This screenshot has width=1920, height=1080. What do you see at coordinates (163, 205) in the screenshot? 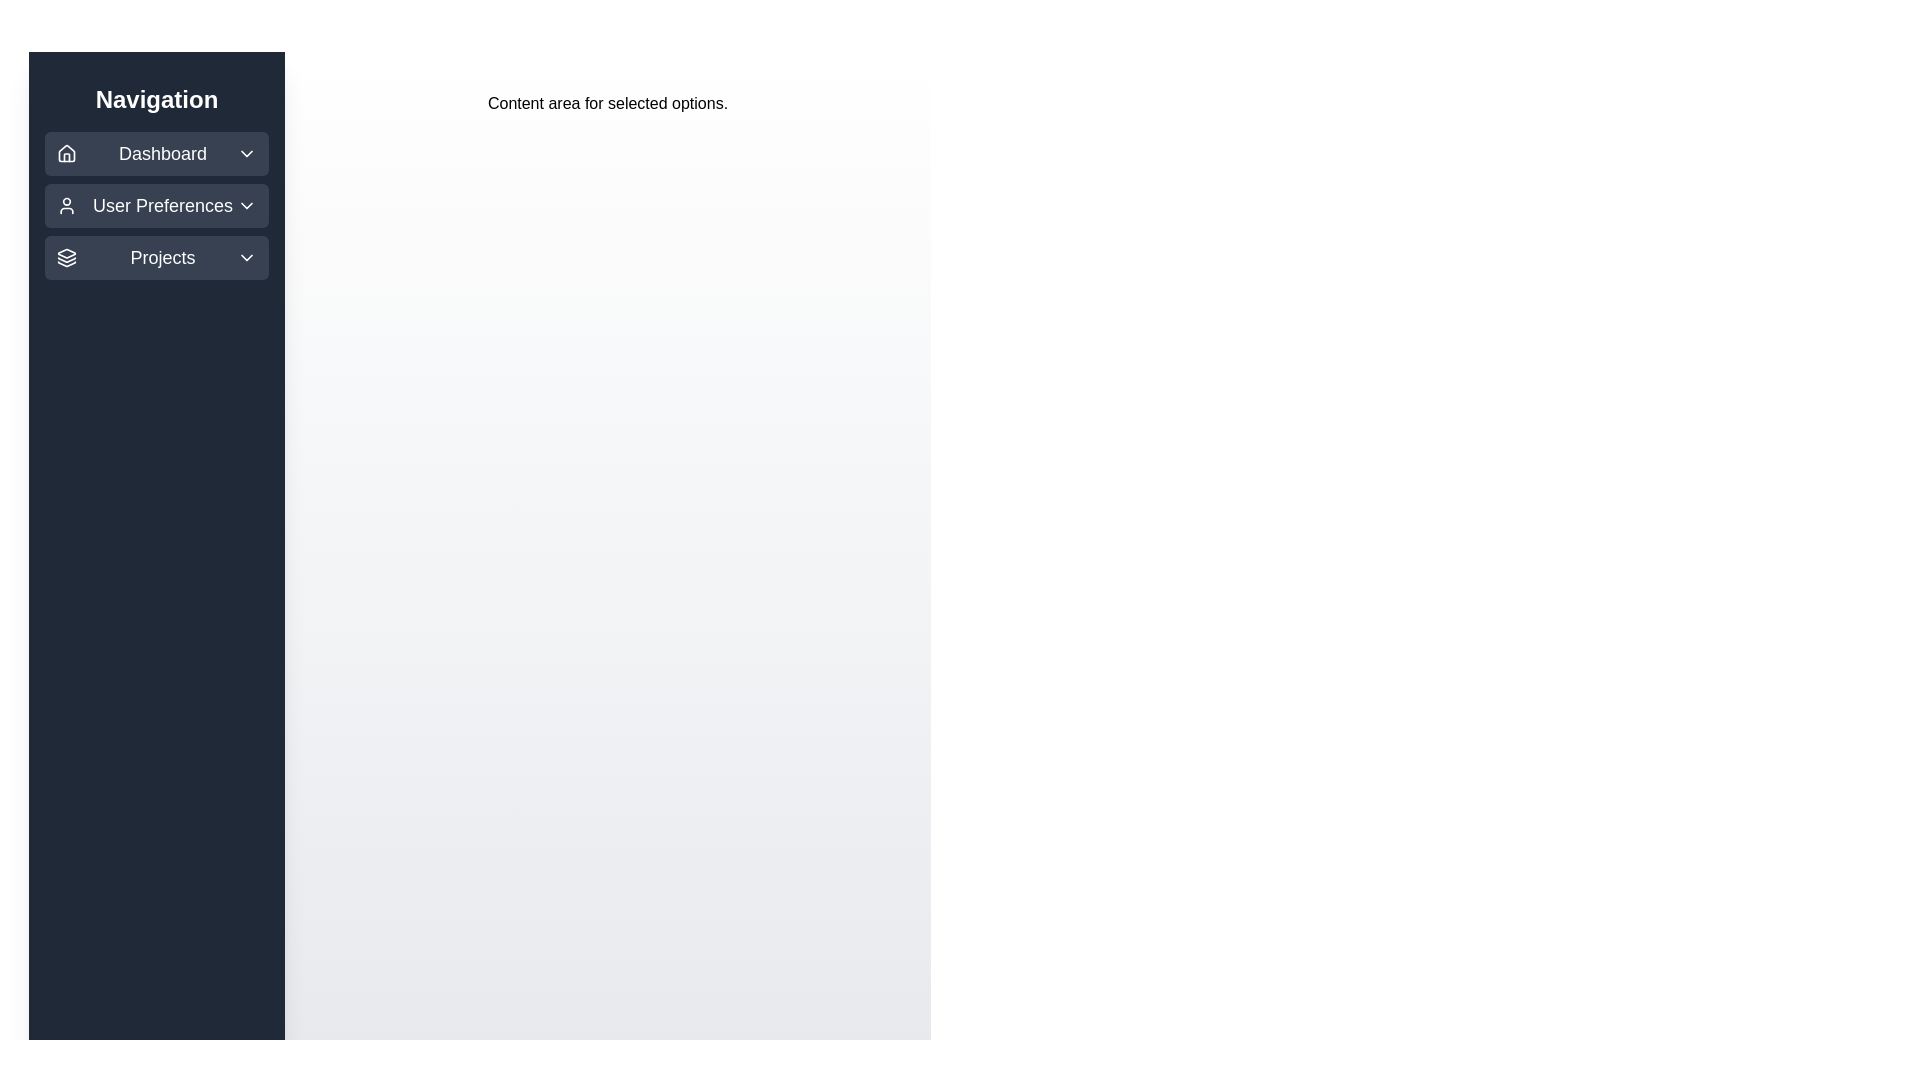
I see `the text label UI component indicating the navigation option for accessing user preference settings, located in the sidebar navigation menu` at bounding box center [163, 205].